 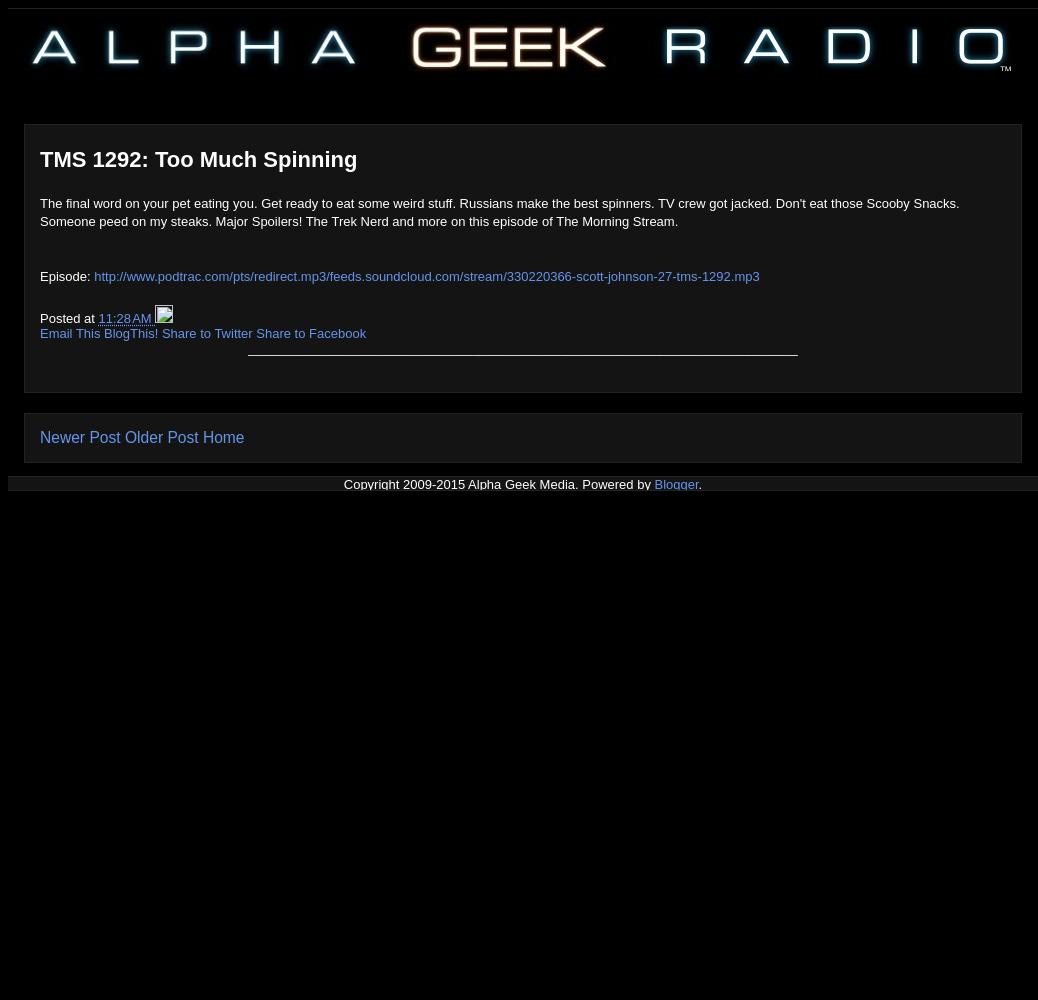 What do you see at coordinates (426, 275) in the screenshot?
I see `'http://www.podtrac.com/pts/redirect.mp3/feeds.soundcloud.com/stream/330220366-scott-johnson-27-tms-1292.mp3'` at bounding box center [426, 275].